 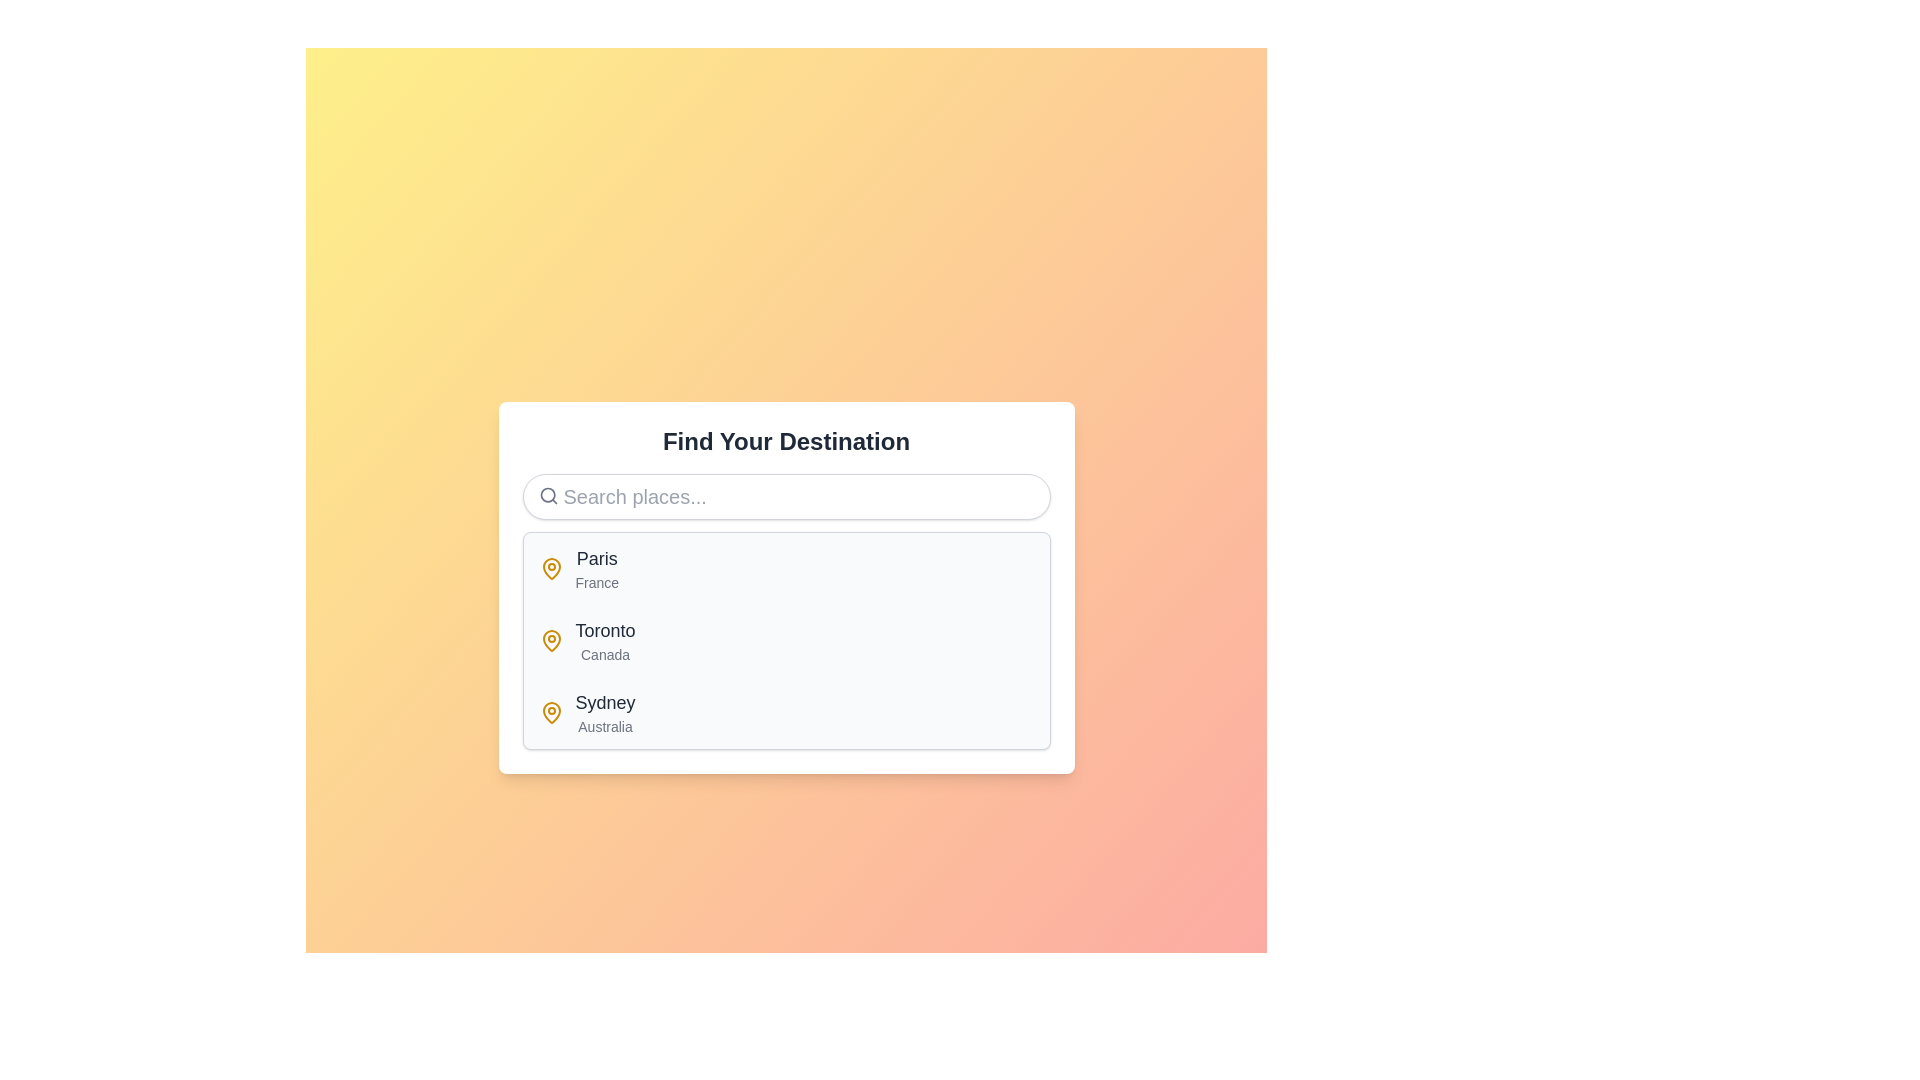 I want to click on the text label that displays 'Paris', which is styled in bold gray and is positioned at the top-left of a vertical list of destinations, so click(x=596, y=559).